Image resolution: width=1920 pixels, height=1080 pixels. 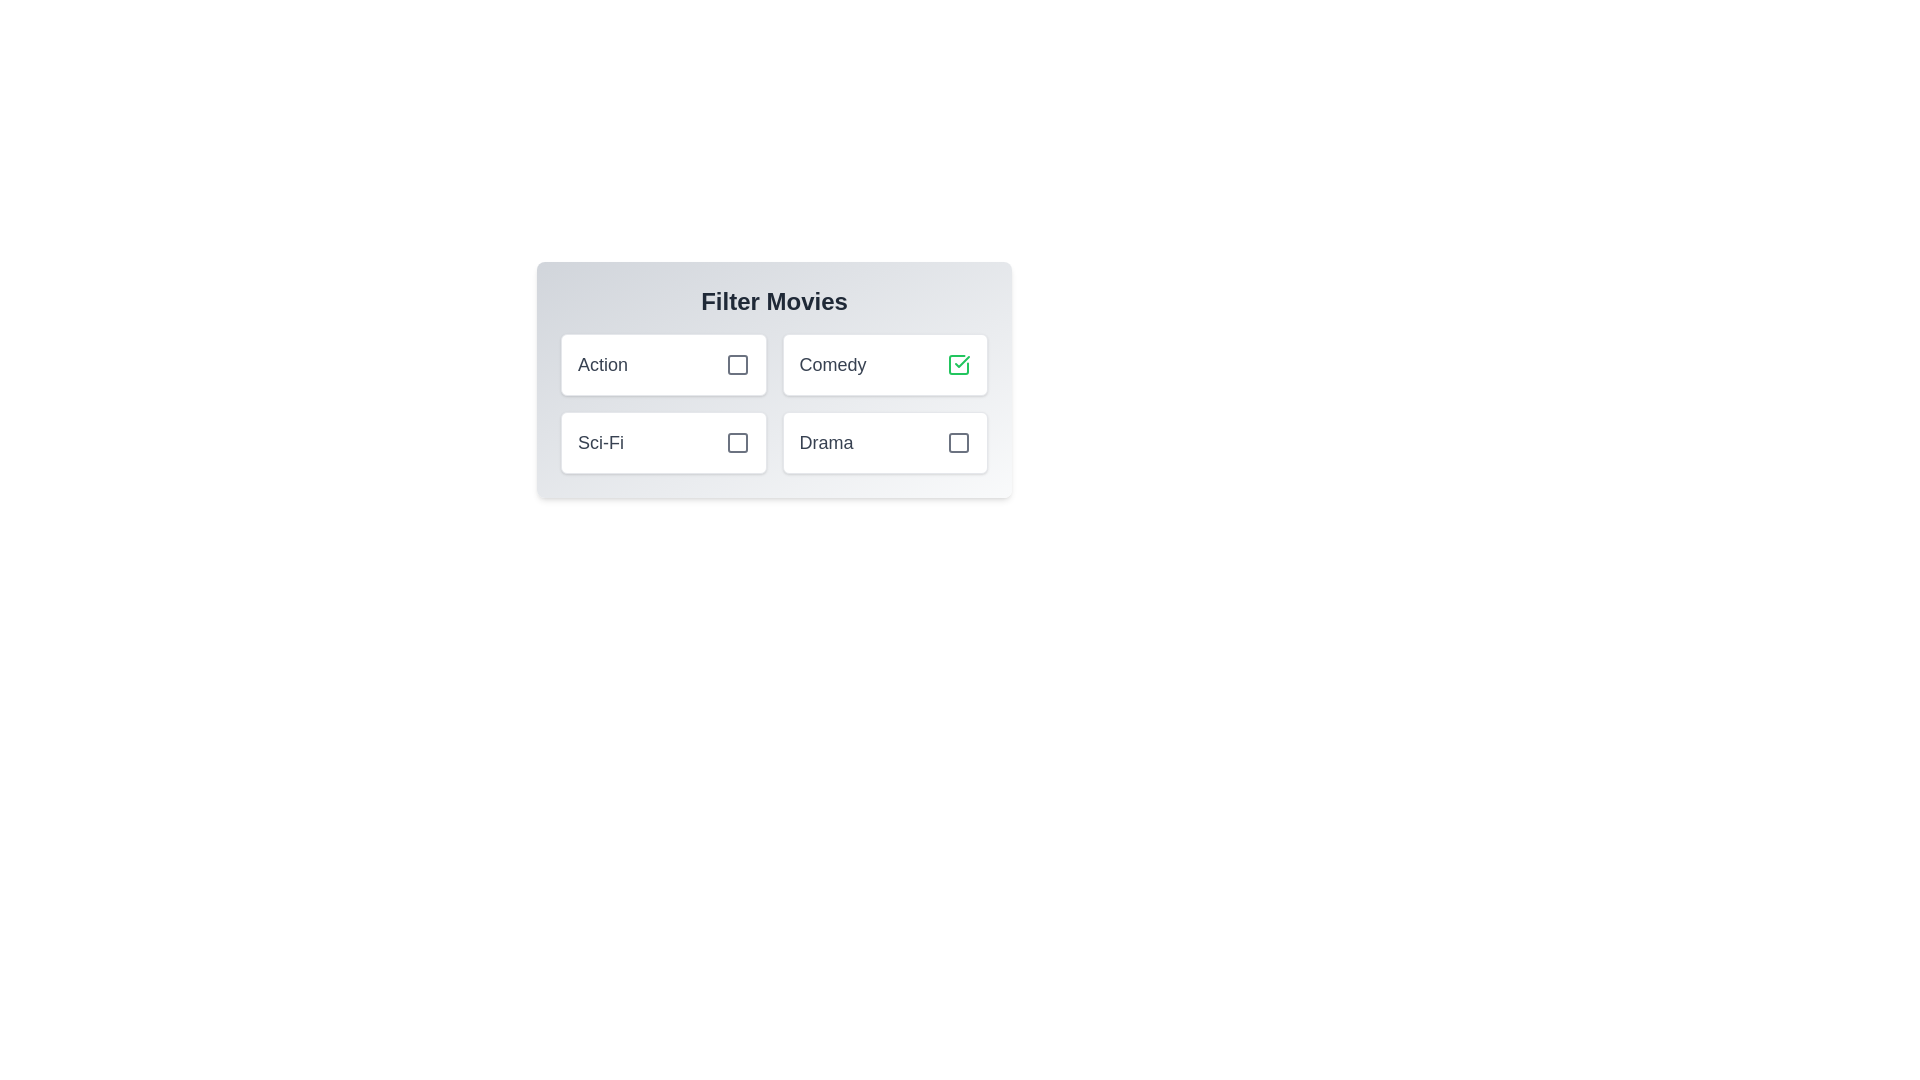 I want to click on the genre Comedy, so click(x=958, y=365).